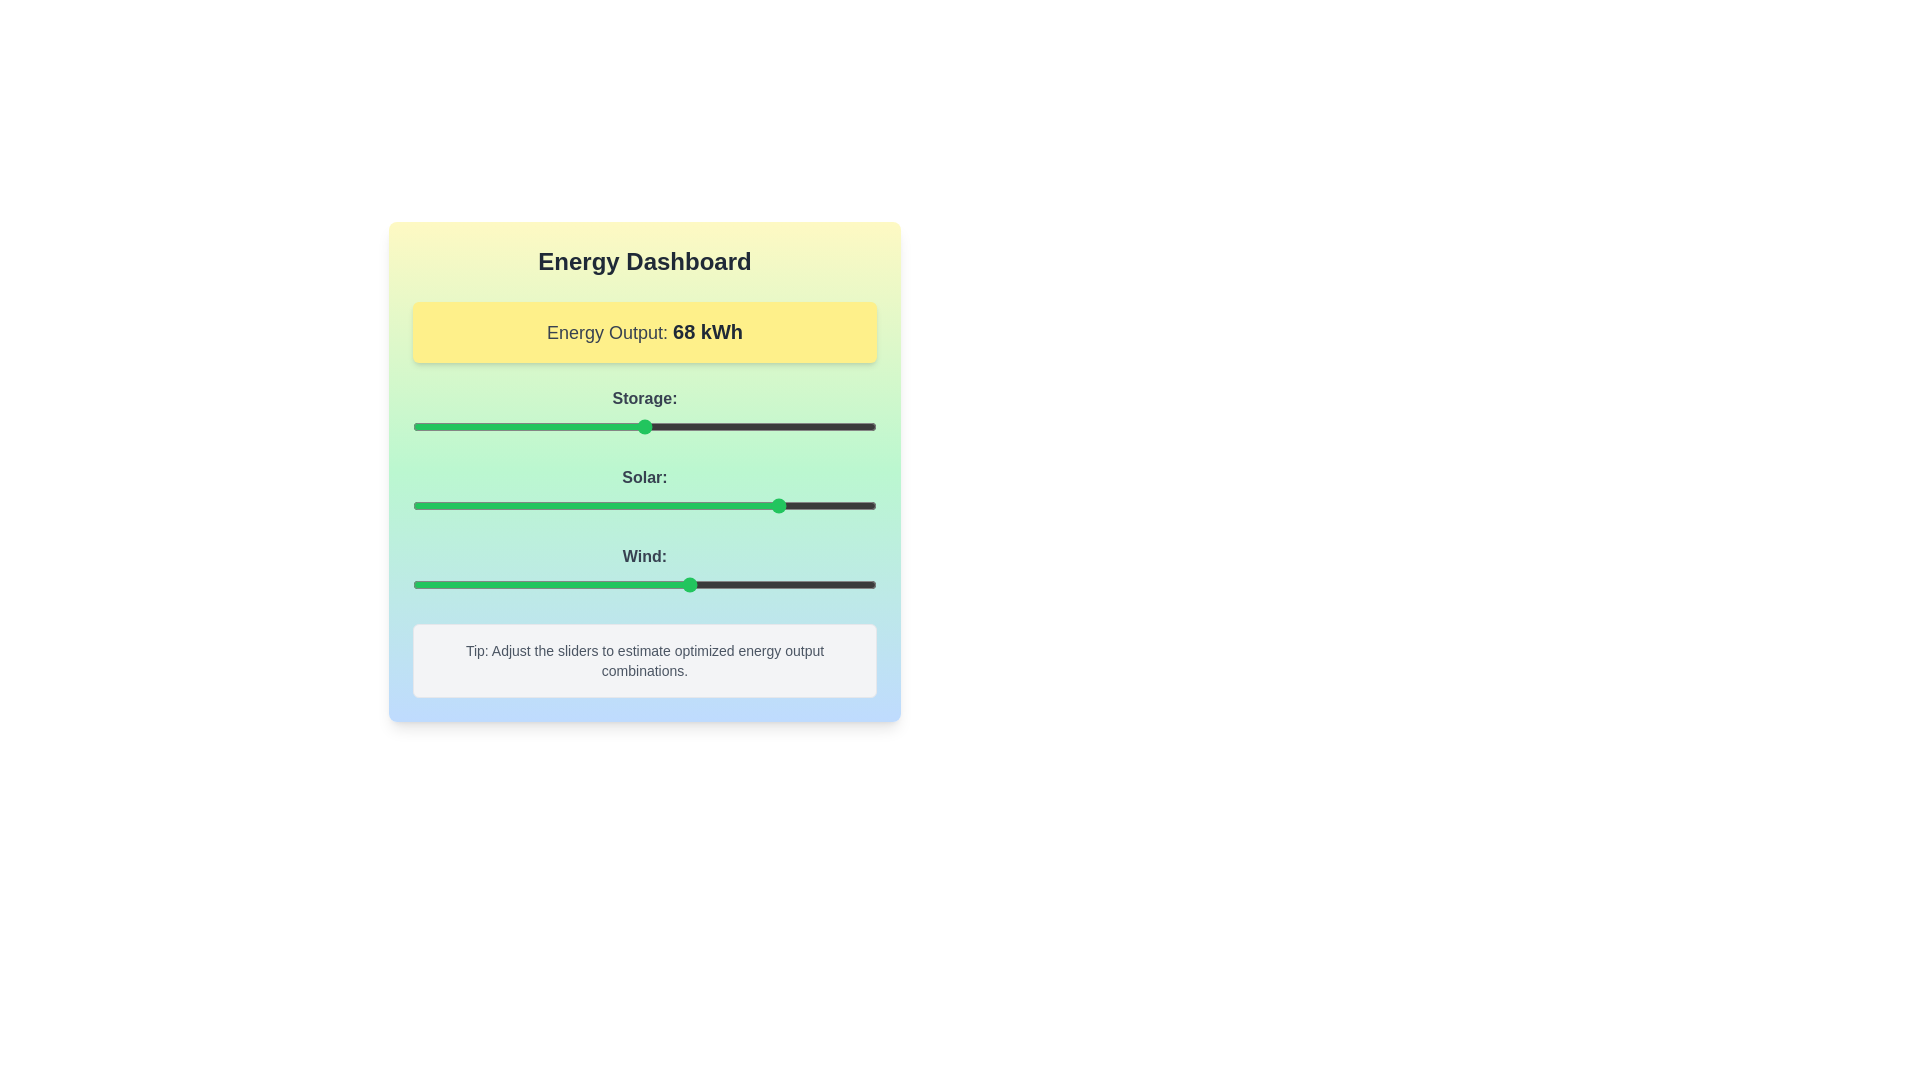  Describe the element at coordinates (519, 585) in the screenshot. I see `the 'Wind' slider to set its value to 23` at that location.